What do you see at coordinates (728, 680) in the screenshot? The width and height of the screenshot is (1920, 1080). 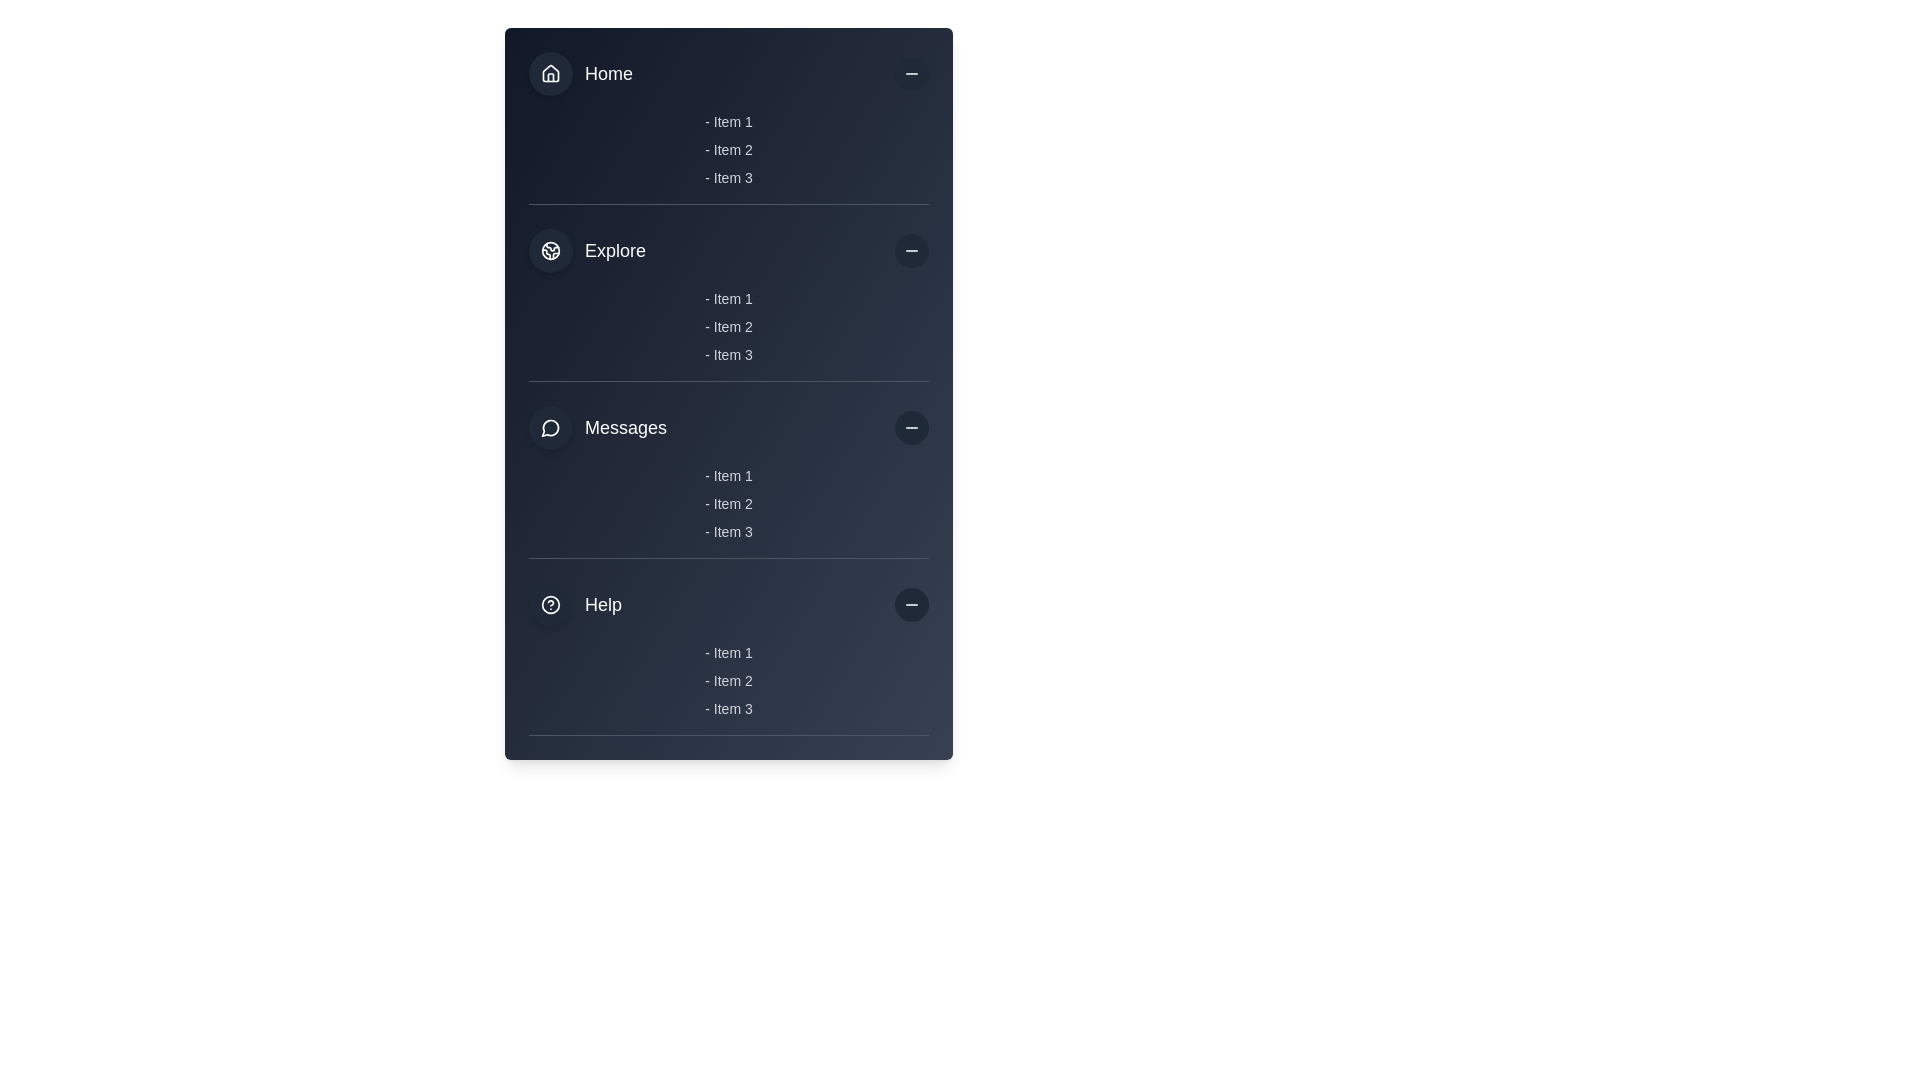 I see `the text element reading '- Item 2', which is the second item in a bullet-point list under the 'Help' section, located in the bottom-right part of the interface` at bounding box center [728, 680].